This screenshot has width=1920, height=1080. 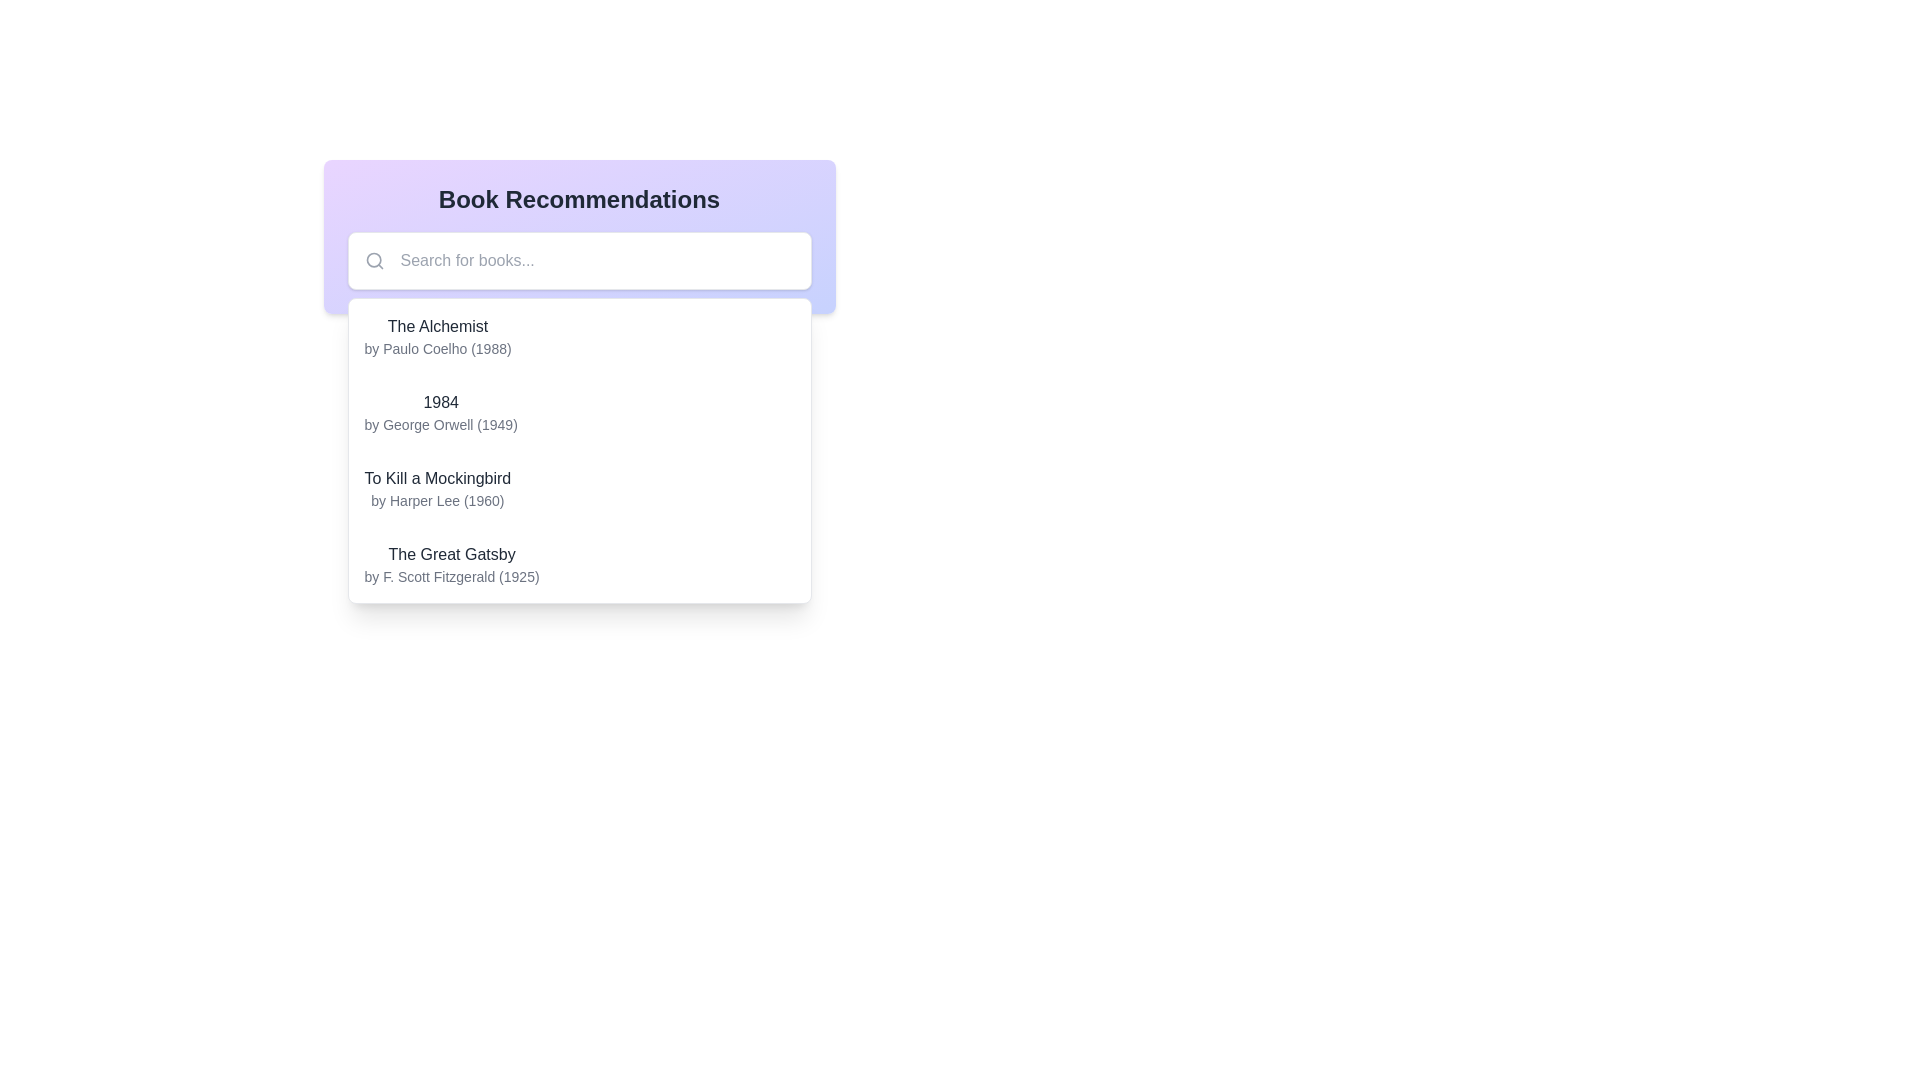 I want to click on the text label displaying the title '1984' in the book recommendations list for reading, so click(x=440, y=402).